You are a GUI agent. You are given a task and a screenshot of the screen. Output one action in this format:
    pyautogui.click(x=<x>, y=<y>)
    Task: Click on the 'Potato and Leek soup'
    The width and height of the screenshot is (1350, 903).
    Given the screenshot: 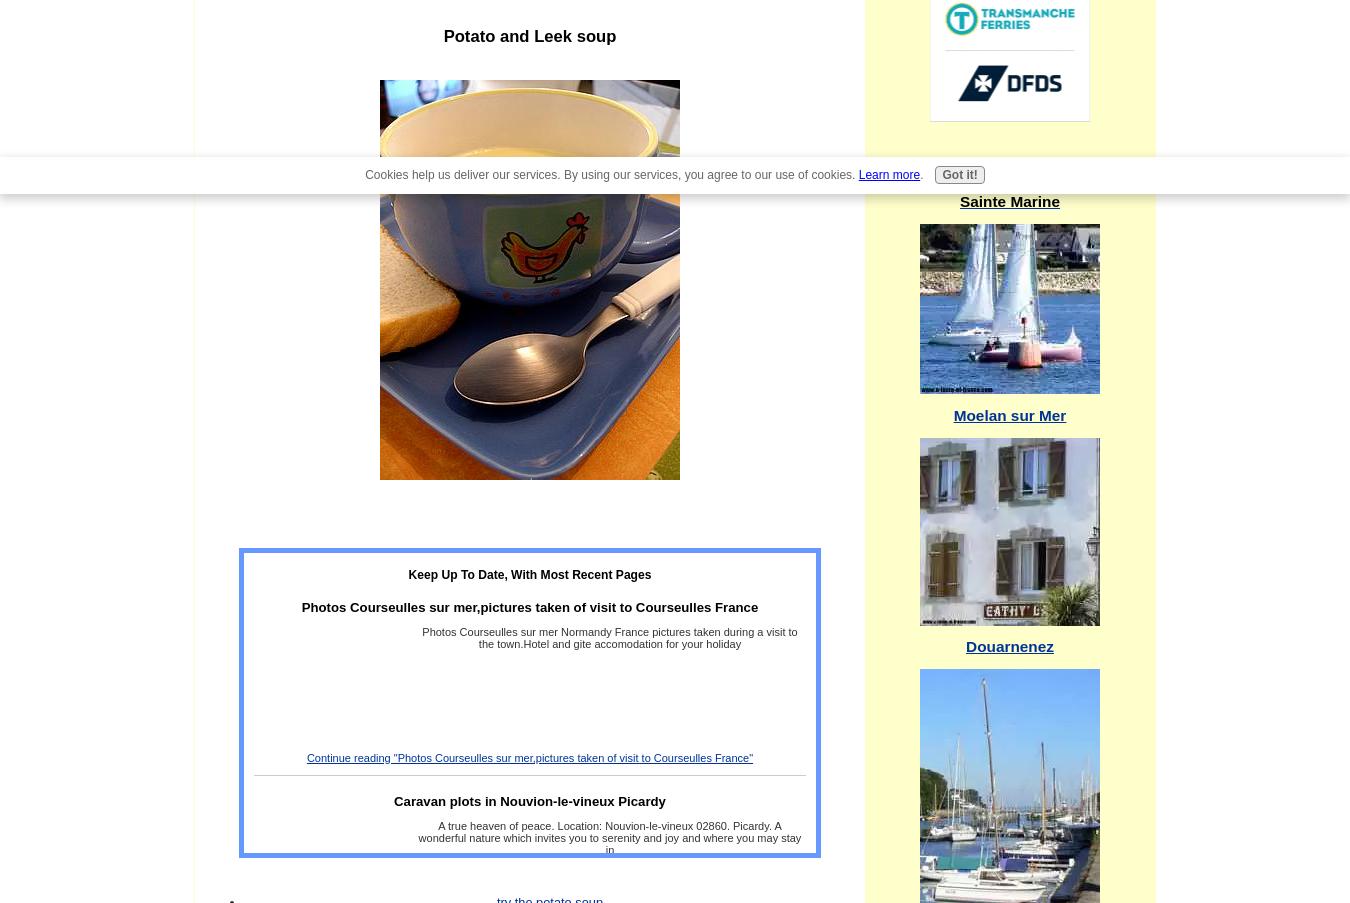 What is the action you would take?
    pyautogui.click(x=528, y=34)
    